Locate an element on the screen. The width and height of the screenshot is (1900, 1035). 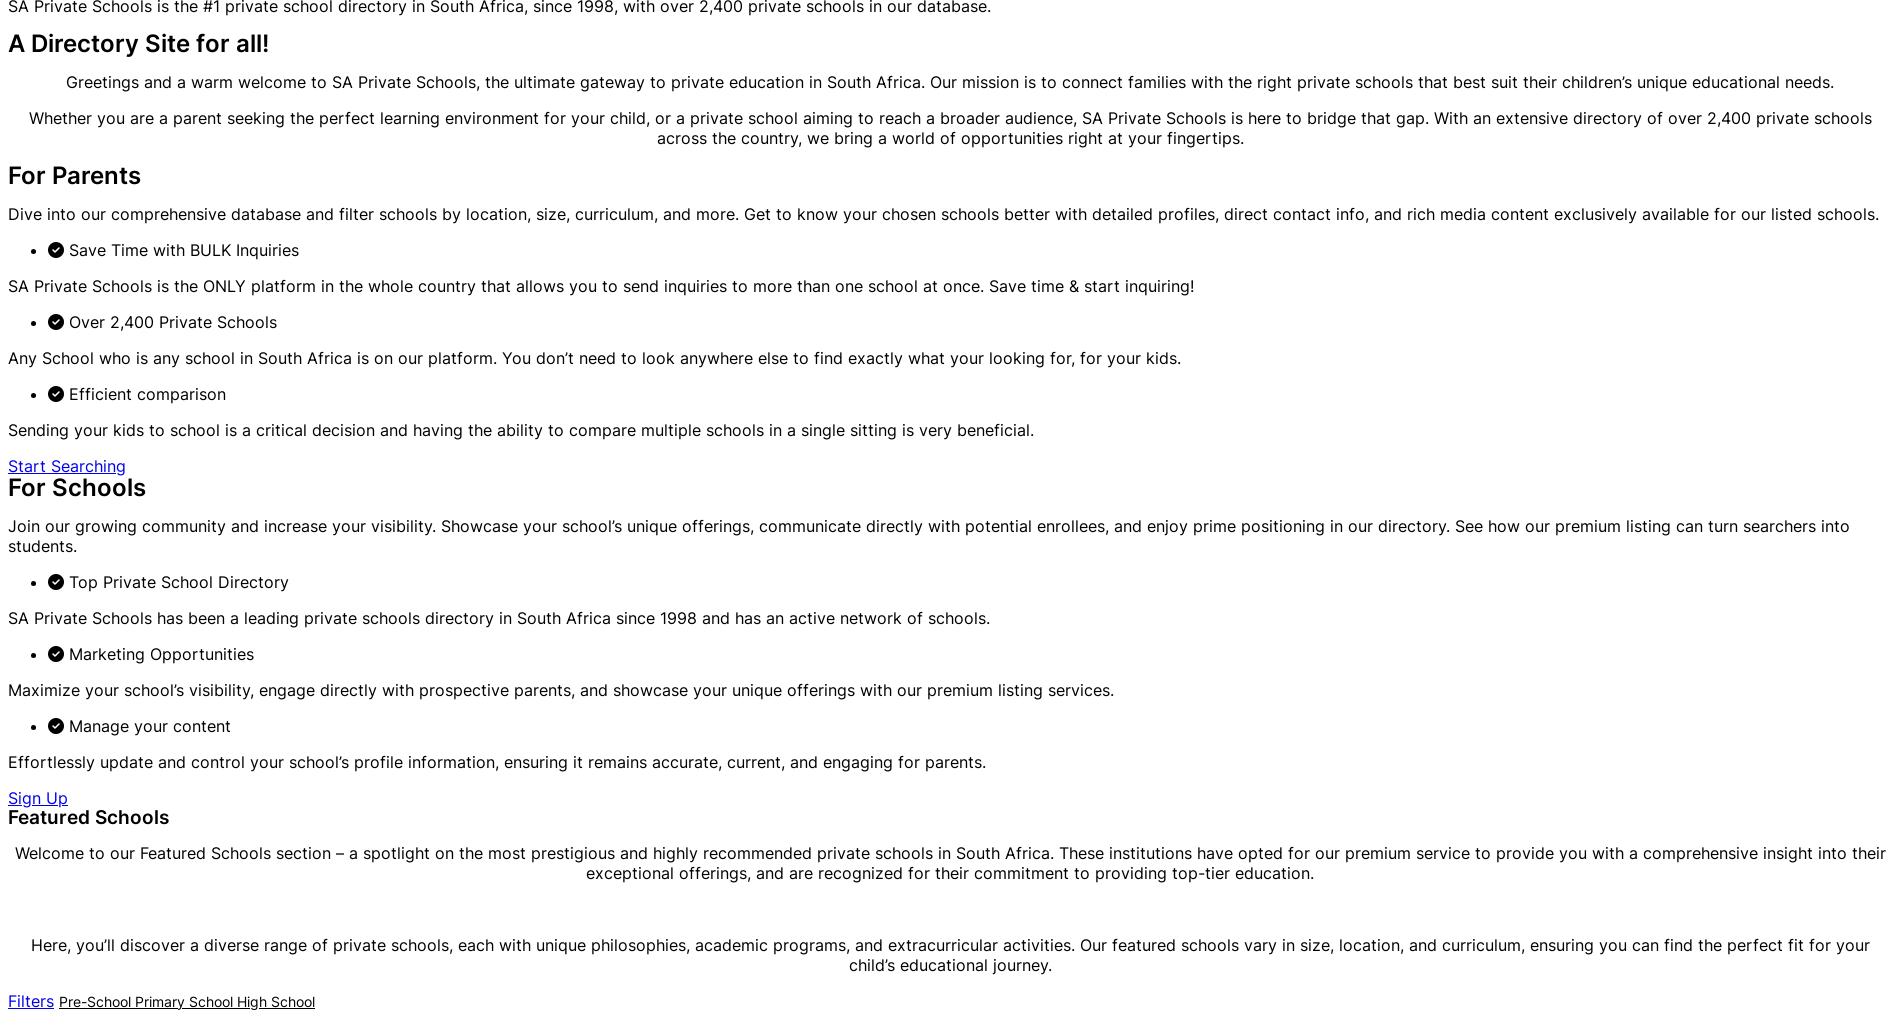
'Greetings and a warm welcome to SA Private Schools, the ultimate gateway to private education in South Africa. Our mission is to connect families with the right private schools that best suit their children’s unique educational needs.' is located at coordinates (950, 81).